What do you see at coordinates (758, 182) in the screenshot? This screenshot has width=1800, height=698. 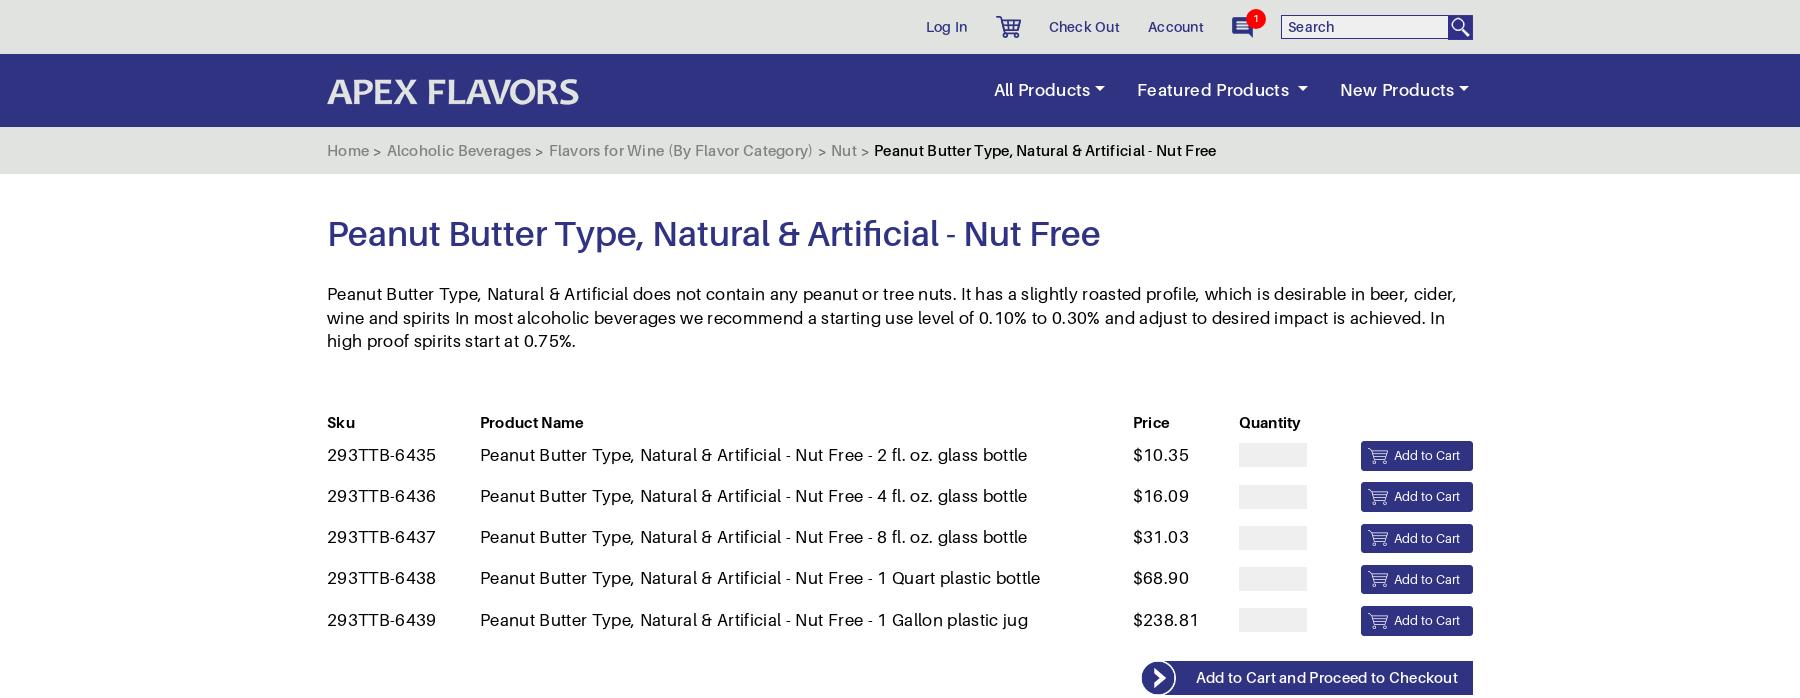 I see `'Peanut Butter Type, Natural & Artificial - Nut Free - 1 Quart plastic bottle'` at bounding box center [758, 182].